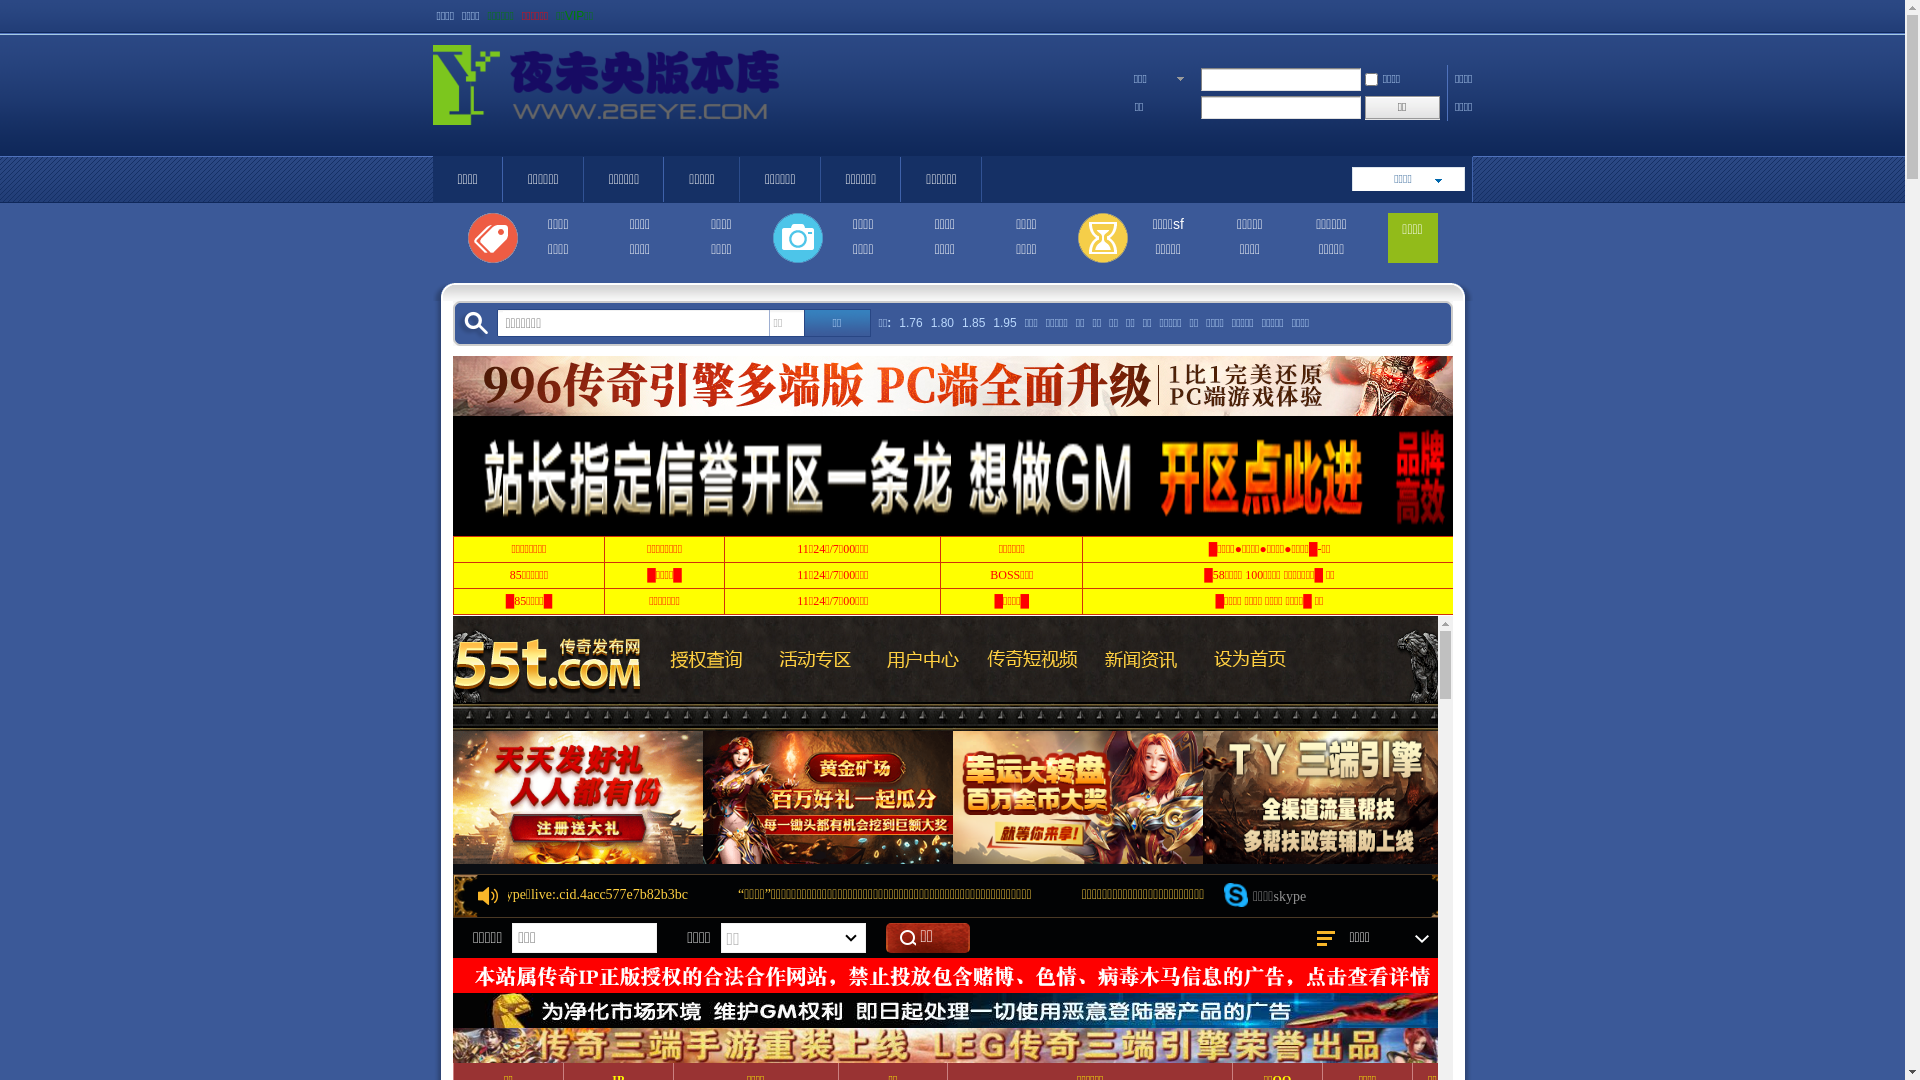  What do you see at coordinates (941, 322) in the screenshot?
I see `'1.80'` at bounding box center [941, 322].